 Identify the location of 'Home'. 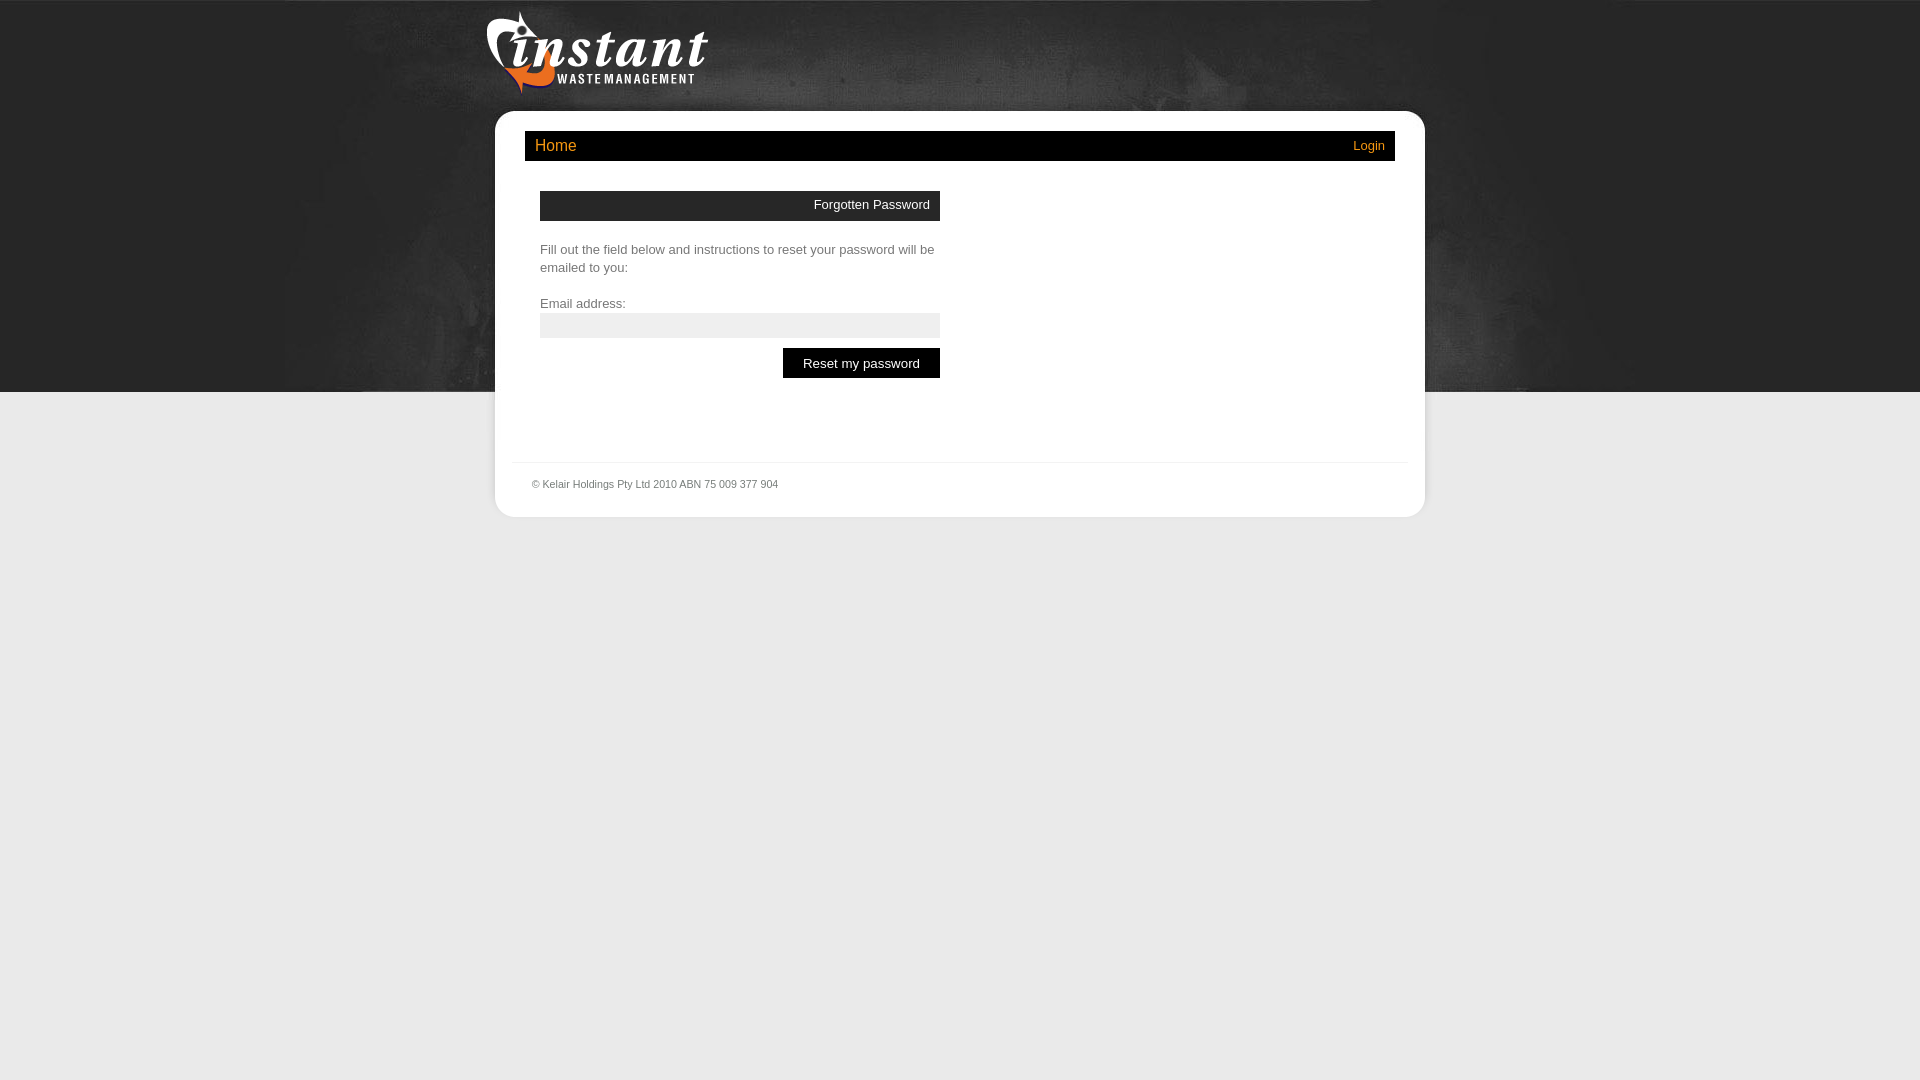
(556, 144).